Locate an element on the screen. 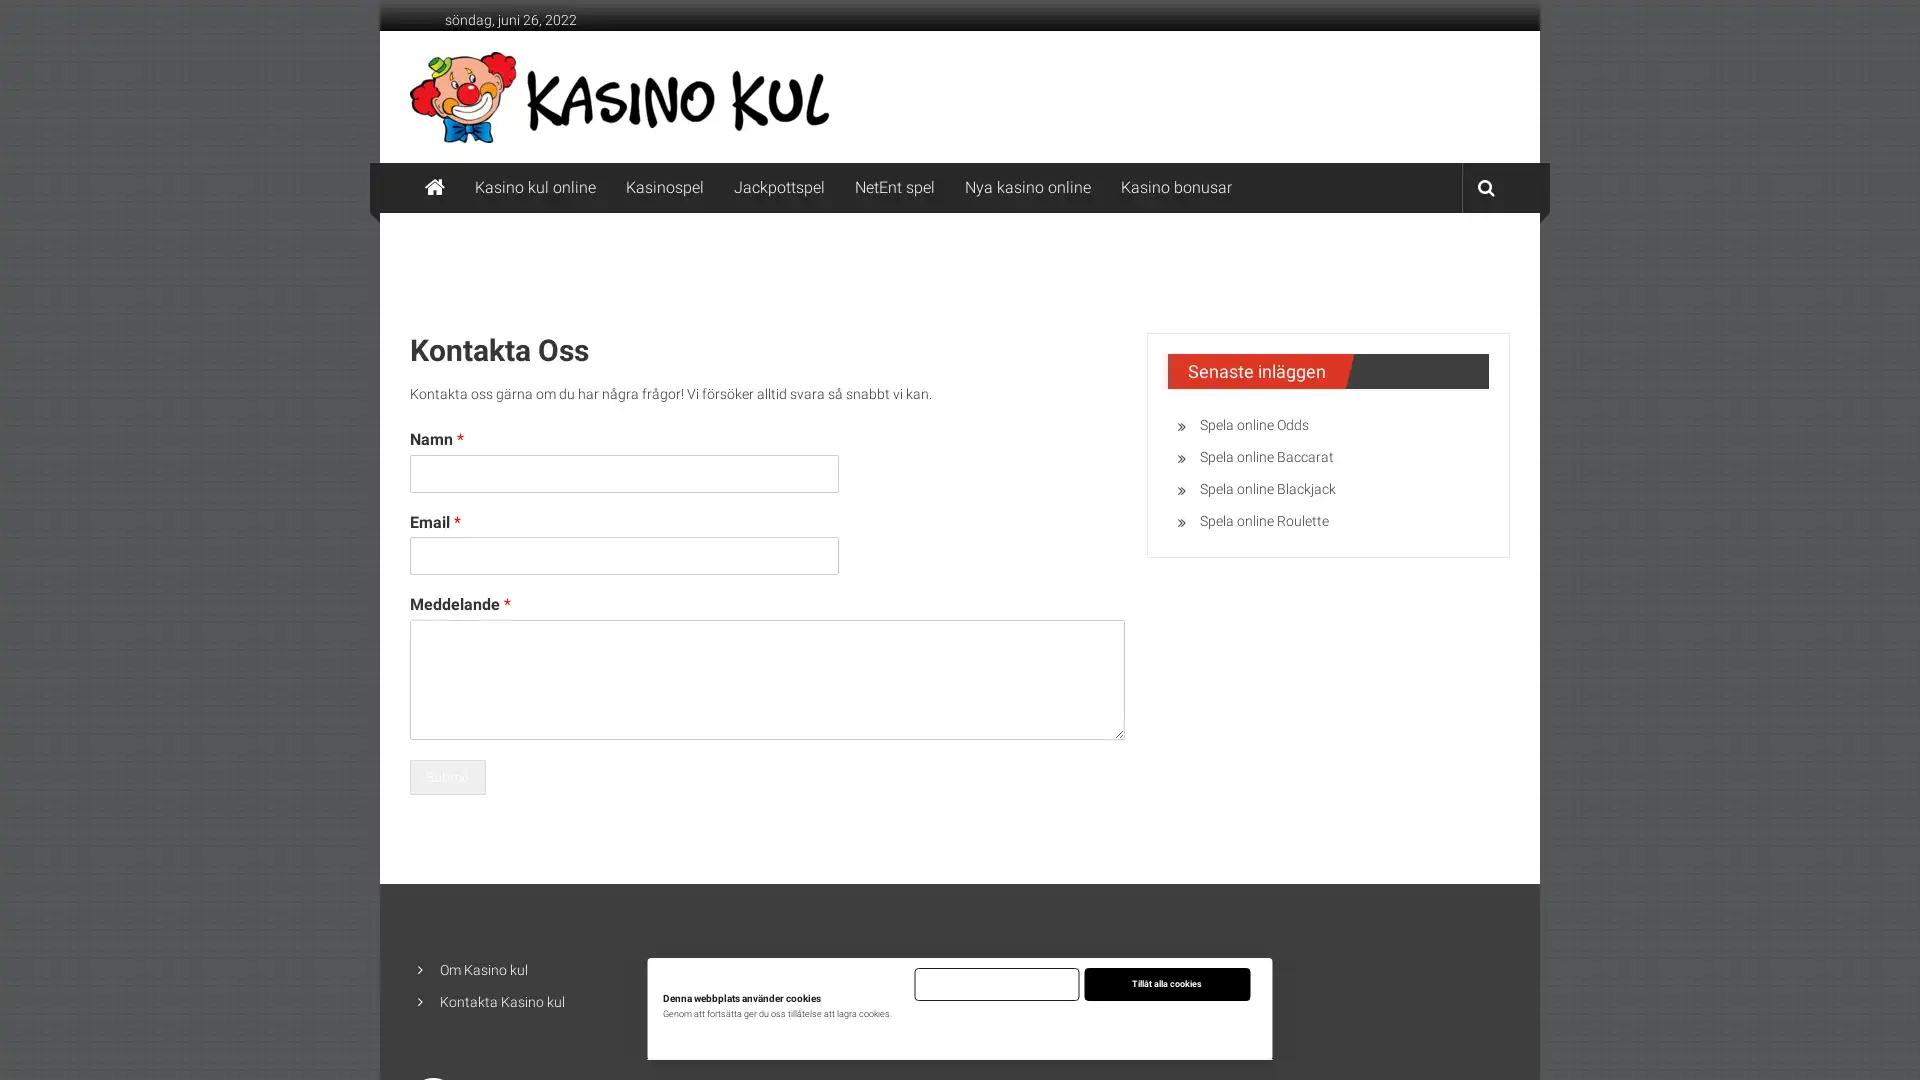 This screenshot has height=1080, width=1920. Endast nodvandiga is located at coordinates (996, 983).